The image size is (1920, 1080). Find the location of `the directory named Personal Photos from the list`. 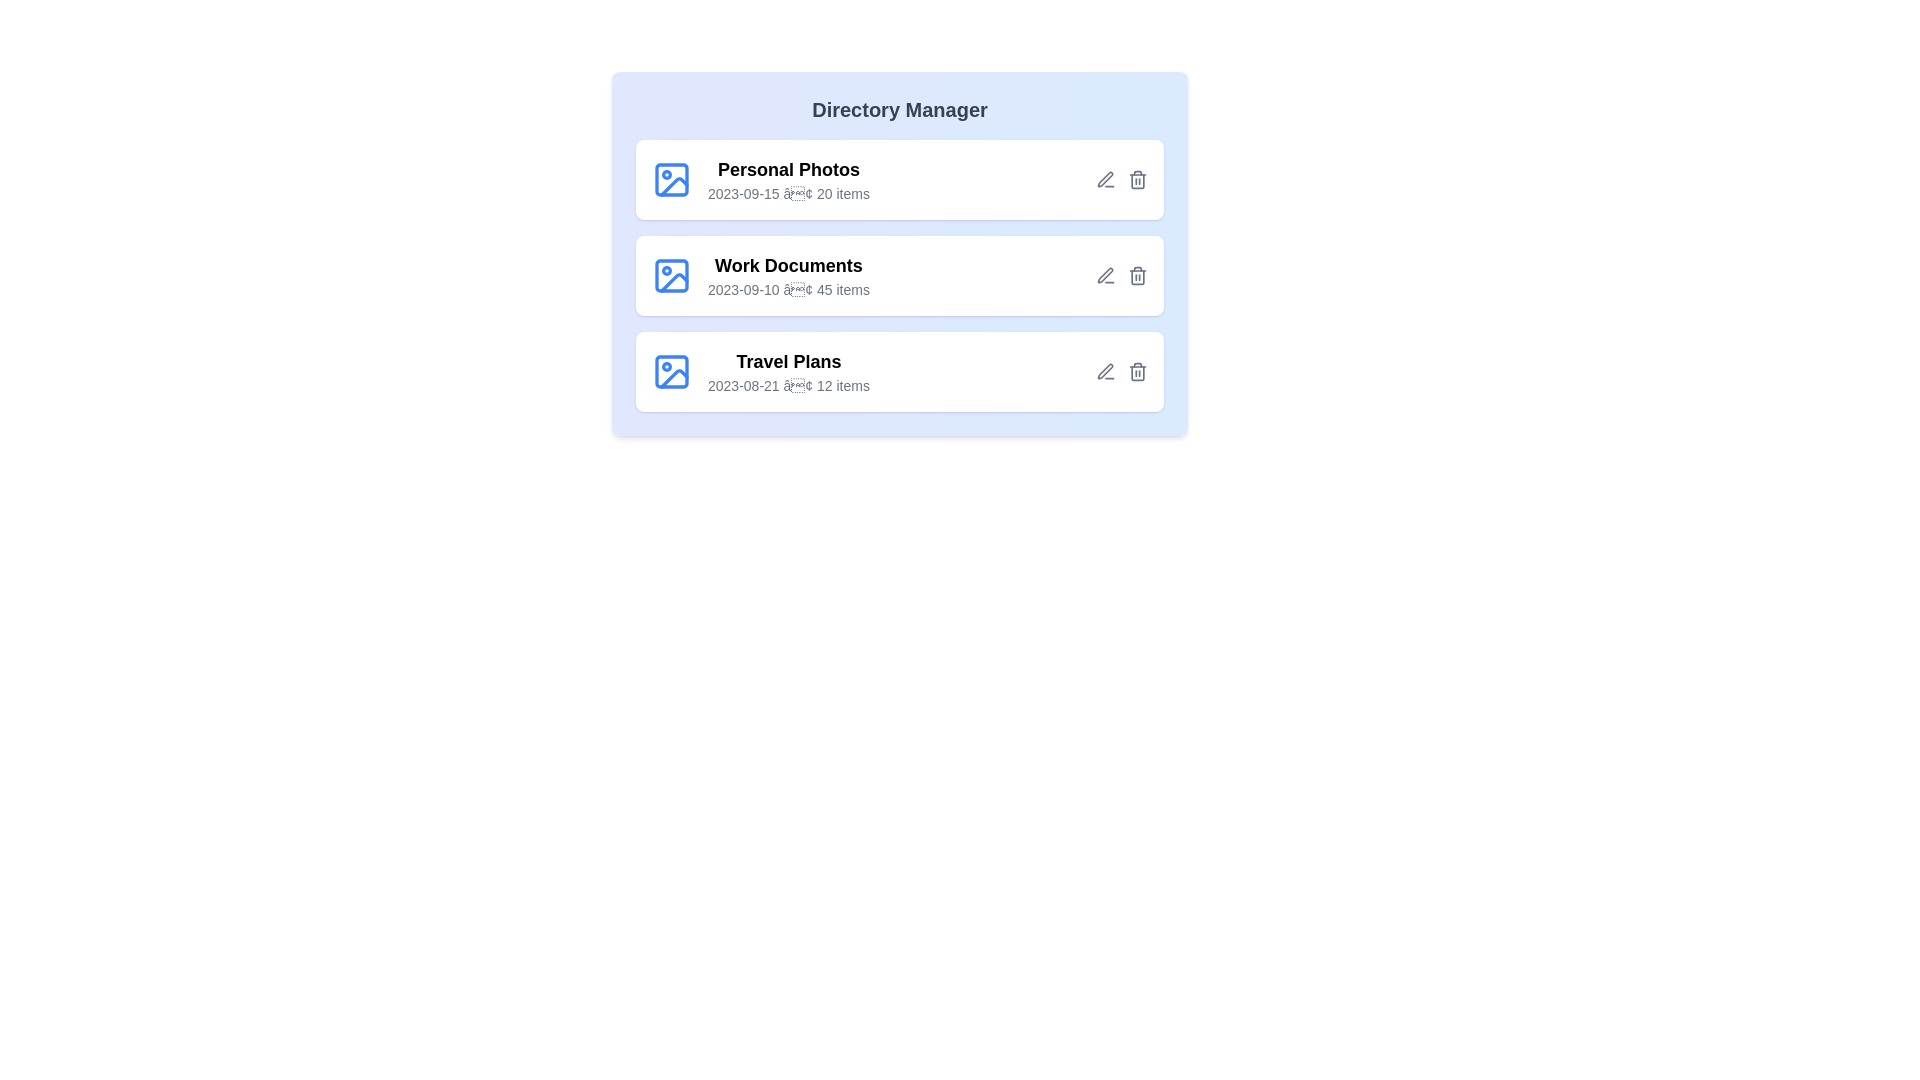

the directory named Personal Photos from the list is located at coordinates (899, 180).